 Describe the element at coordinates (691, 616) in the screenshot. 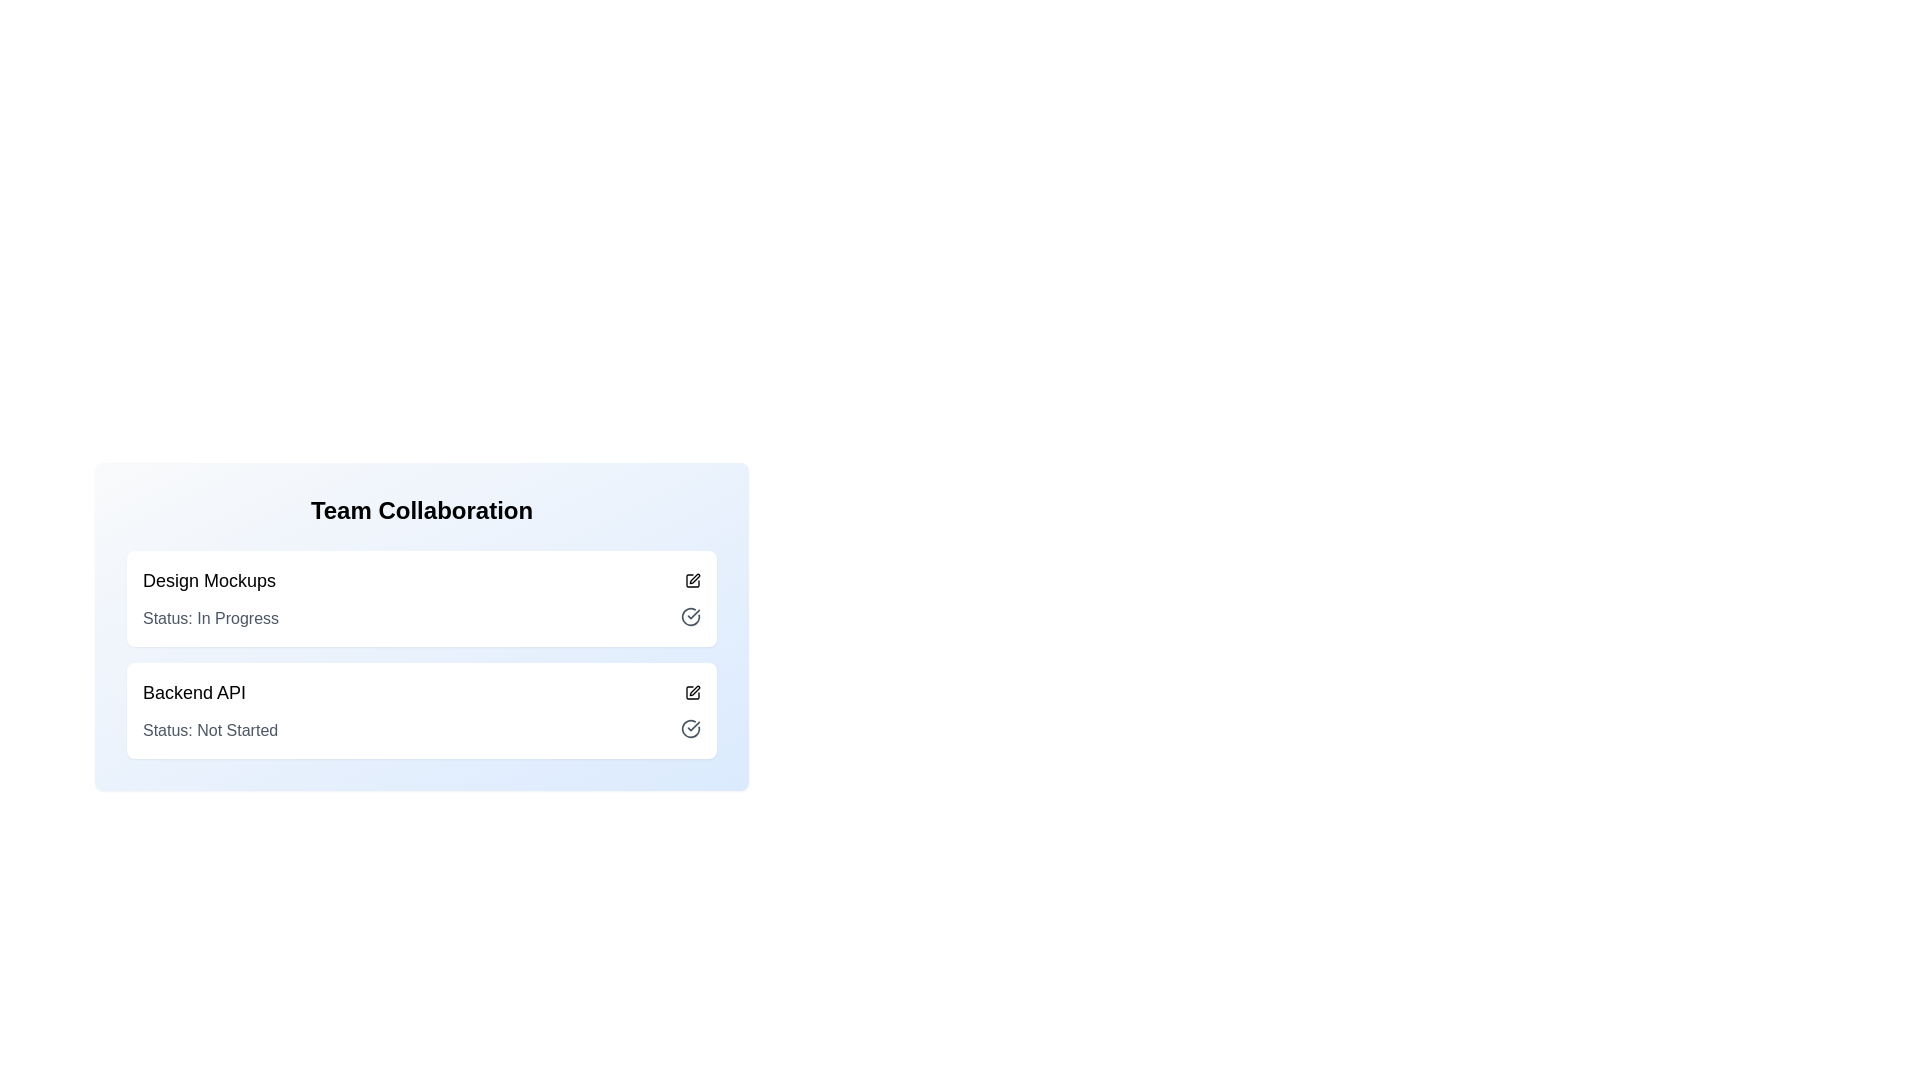

I see `the graphical icon component representing the status indicator for the task 'Design Mockups', located next to the text 'Status: In Progress'` at that location.